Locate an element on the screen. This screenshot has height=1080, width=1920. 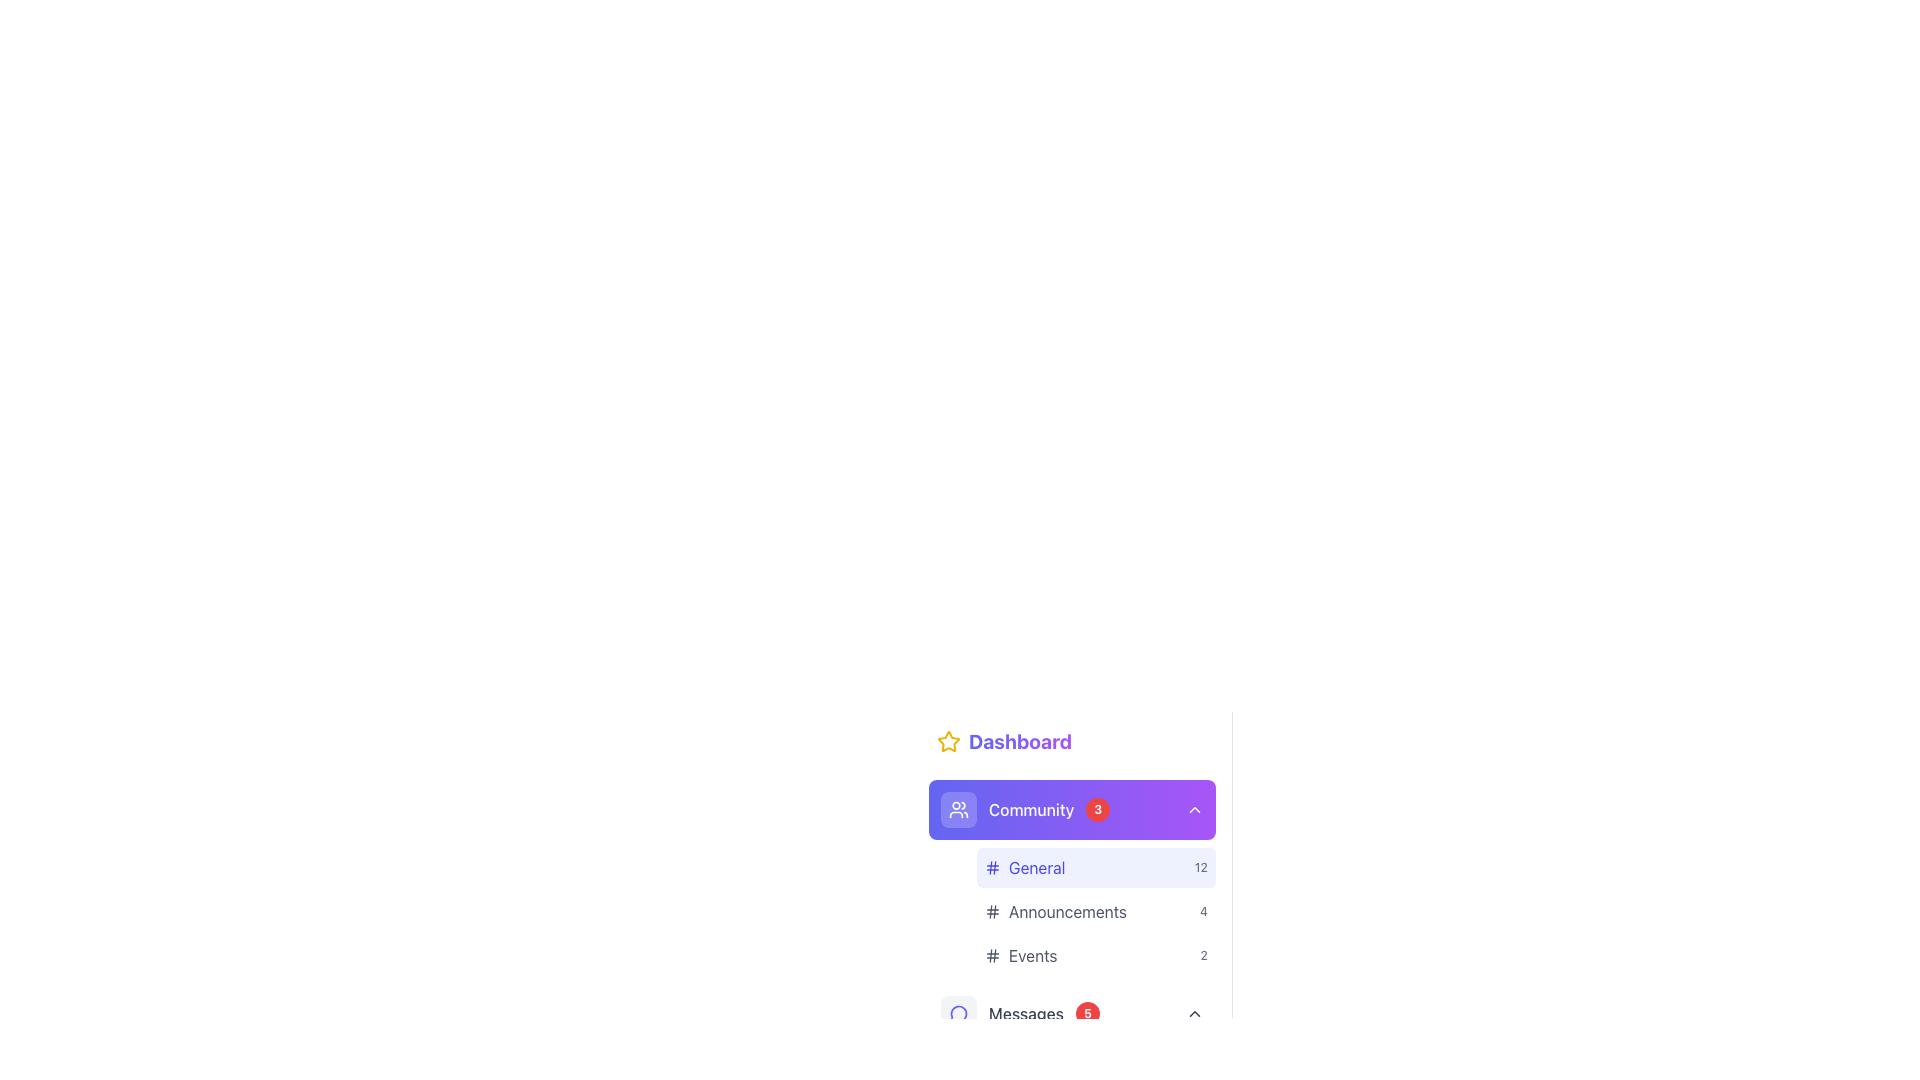
the downward arrow icon located at the right end of the 'Community' section in the navigation menu is located at coordinates (1195, 810).